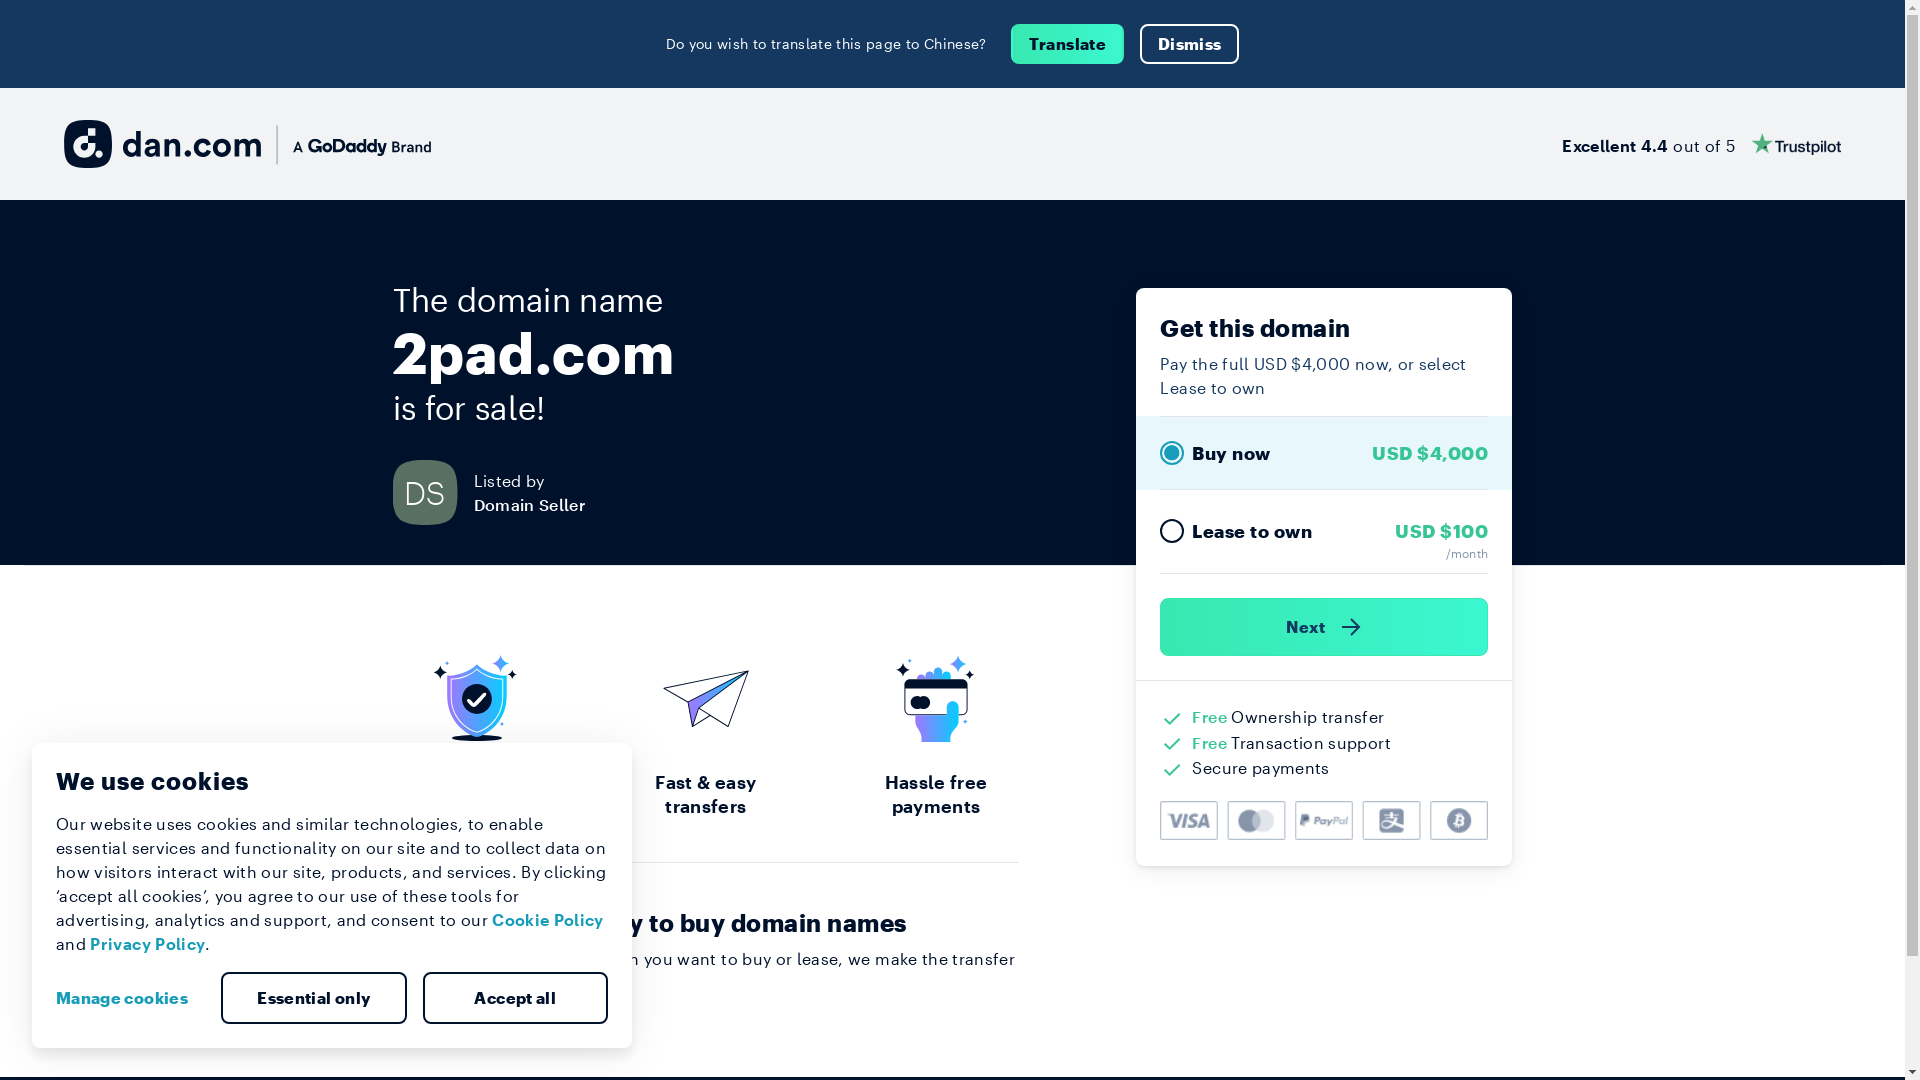 This screenshot has height=1080, width=1920. What do you see at coordinates (146, 943) in the screenshot?
I see `'Privacy Policy'` at bounding box center [146, 943].